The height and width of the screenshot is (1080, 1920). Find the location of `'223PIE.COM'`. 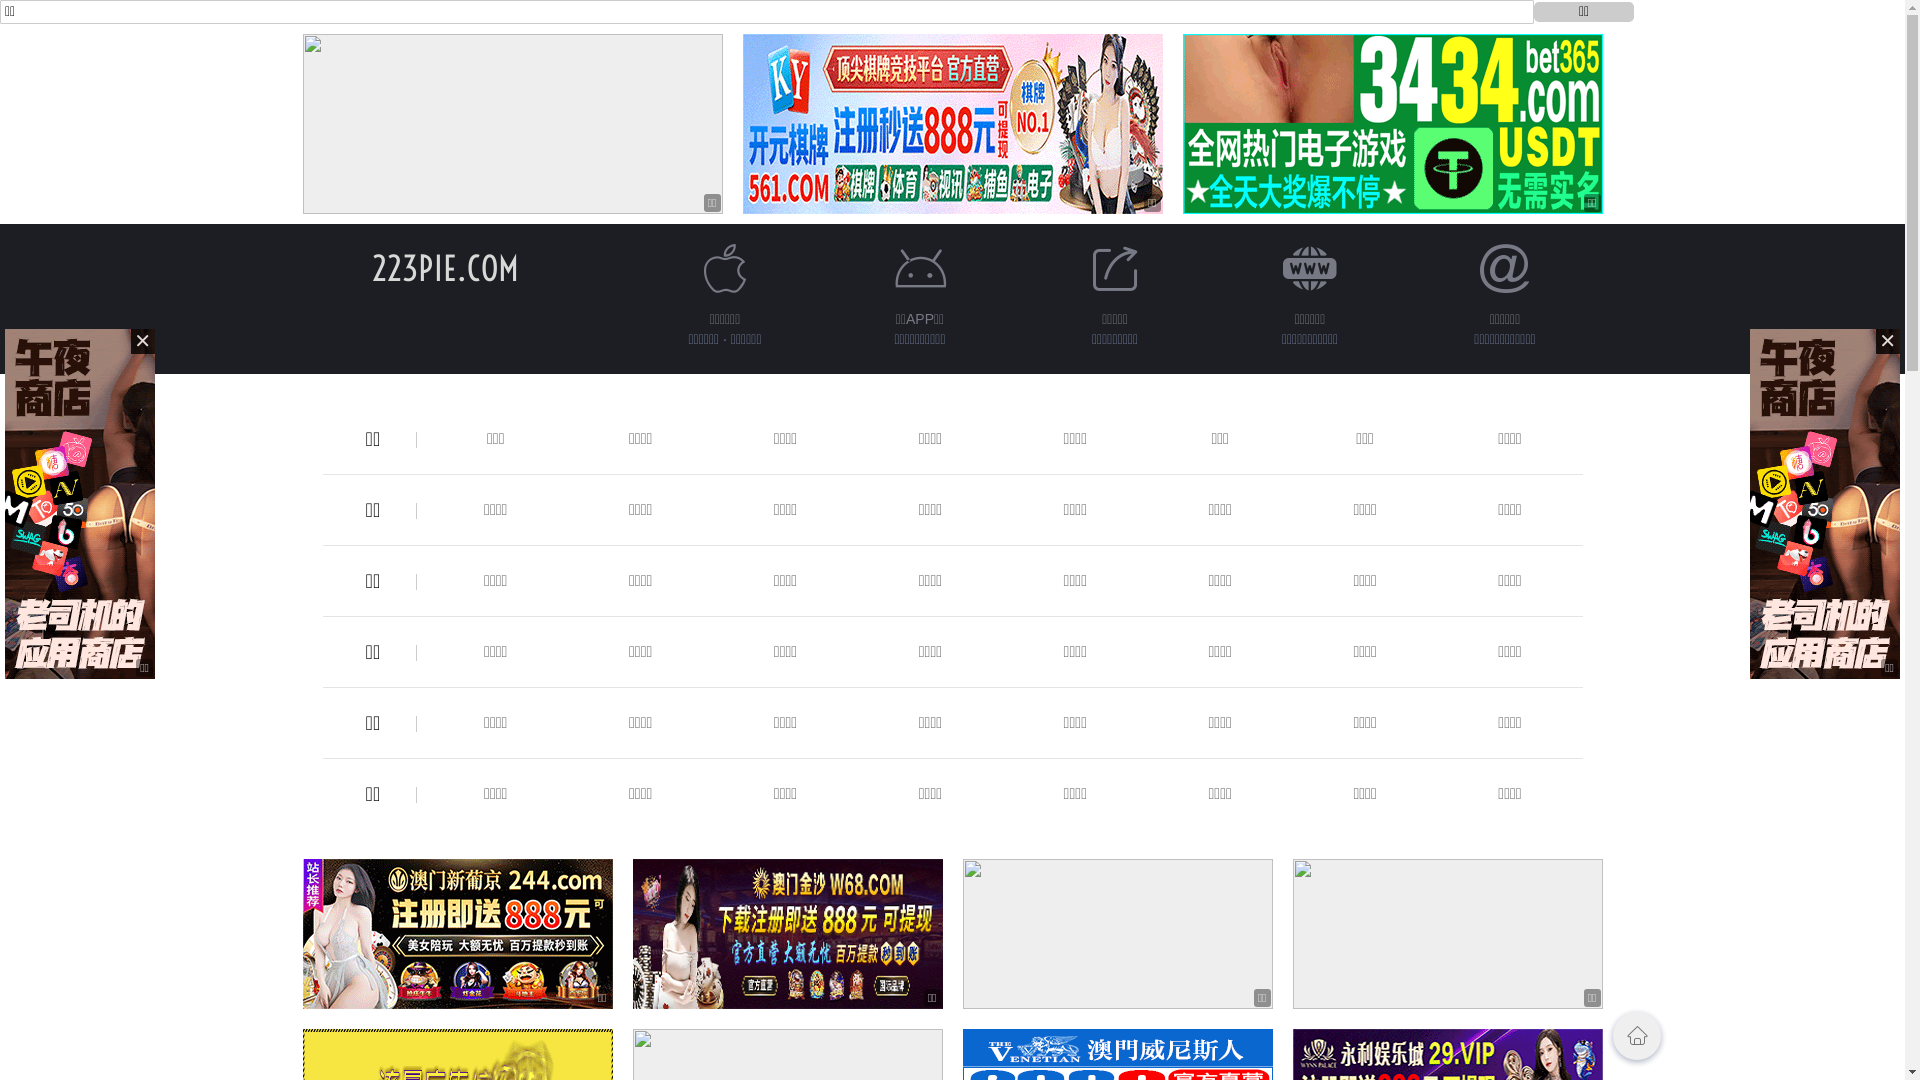

'223PIE.COM' is located at coordinates (444, 267).